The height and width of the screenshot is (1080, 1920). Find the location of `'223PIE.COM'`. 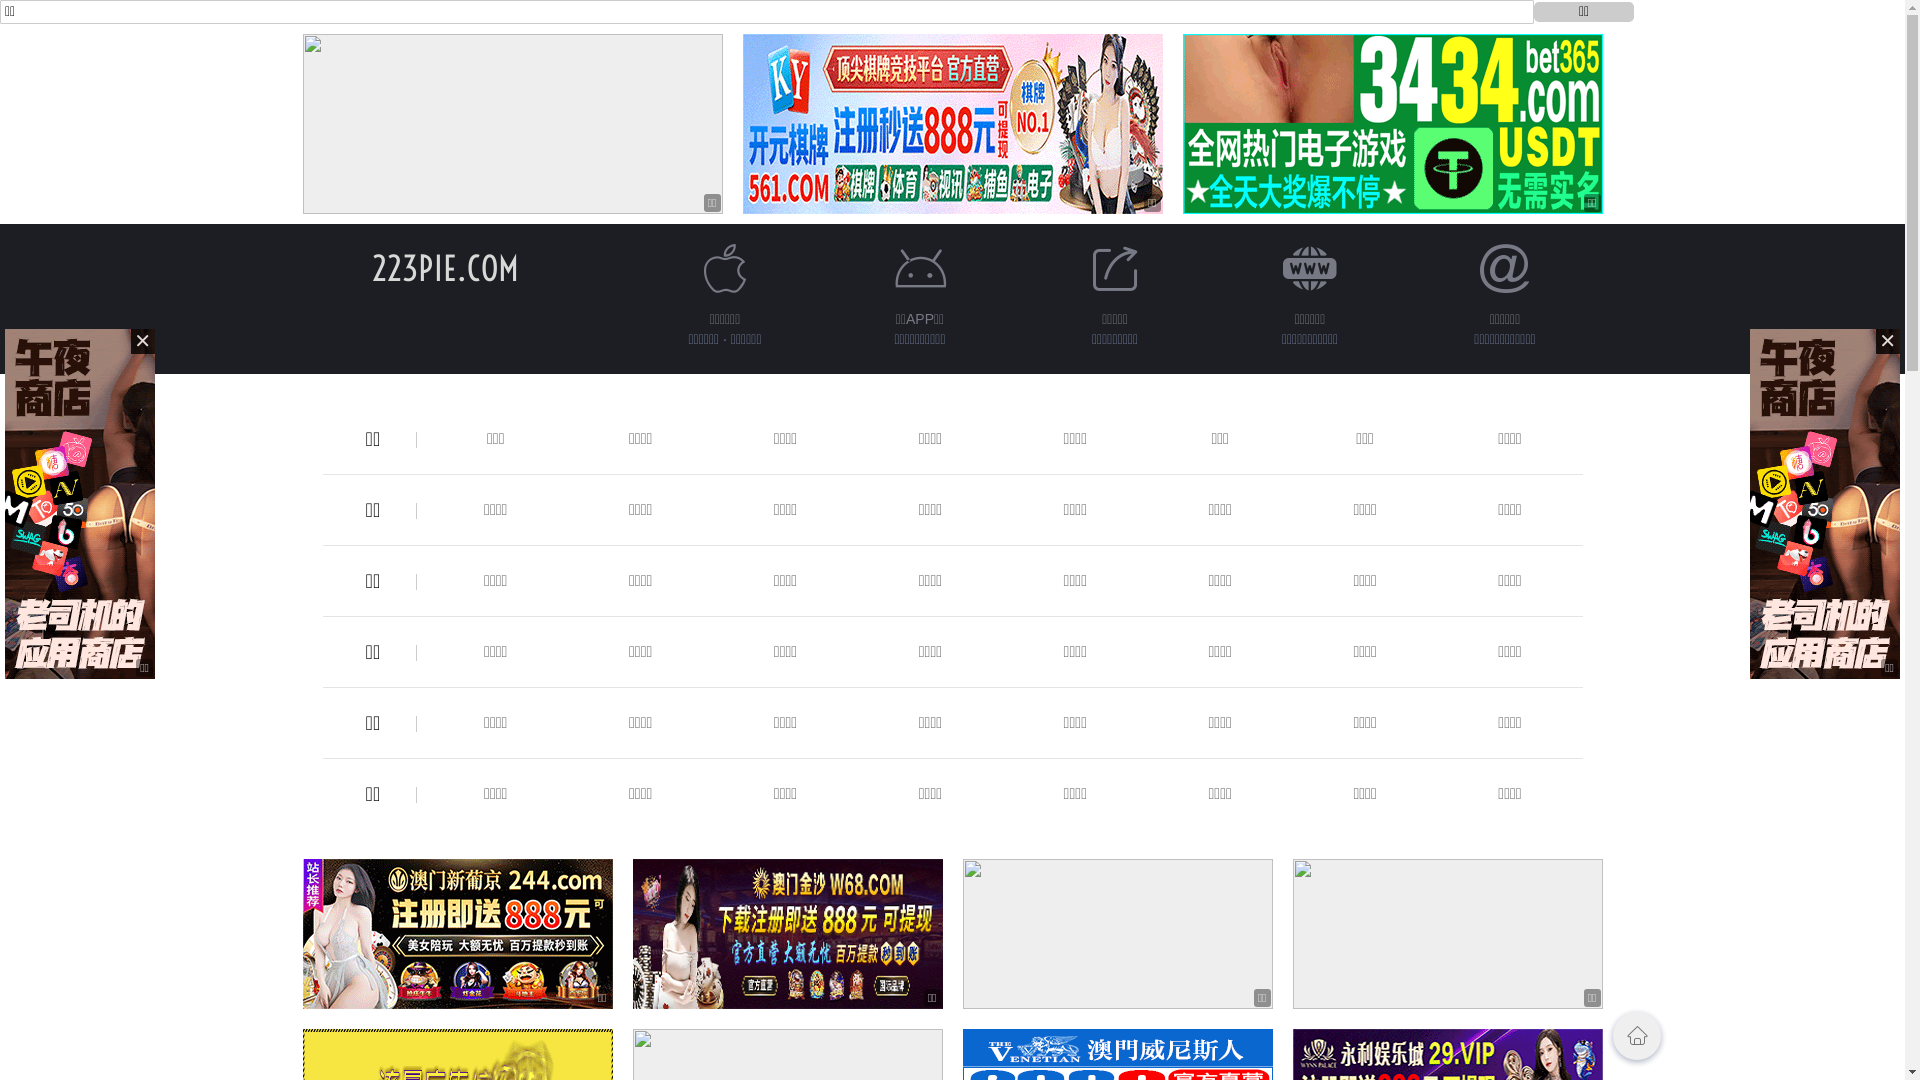

'223PIE.COM' is located at coordinates (444, 267).